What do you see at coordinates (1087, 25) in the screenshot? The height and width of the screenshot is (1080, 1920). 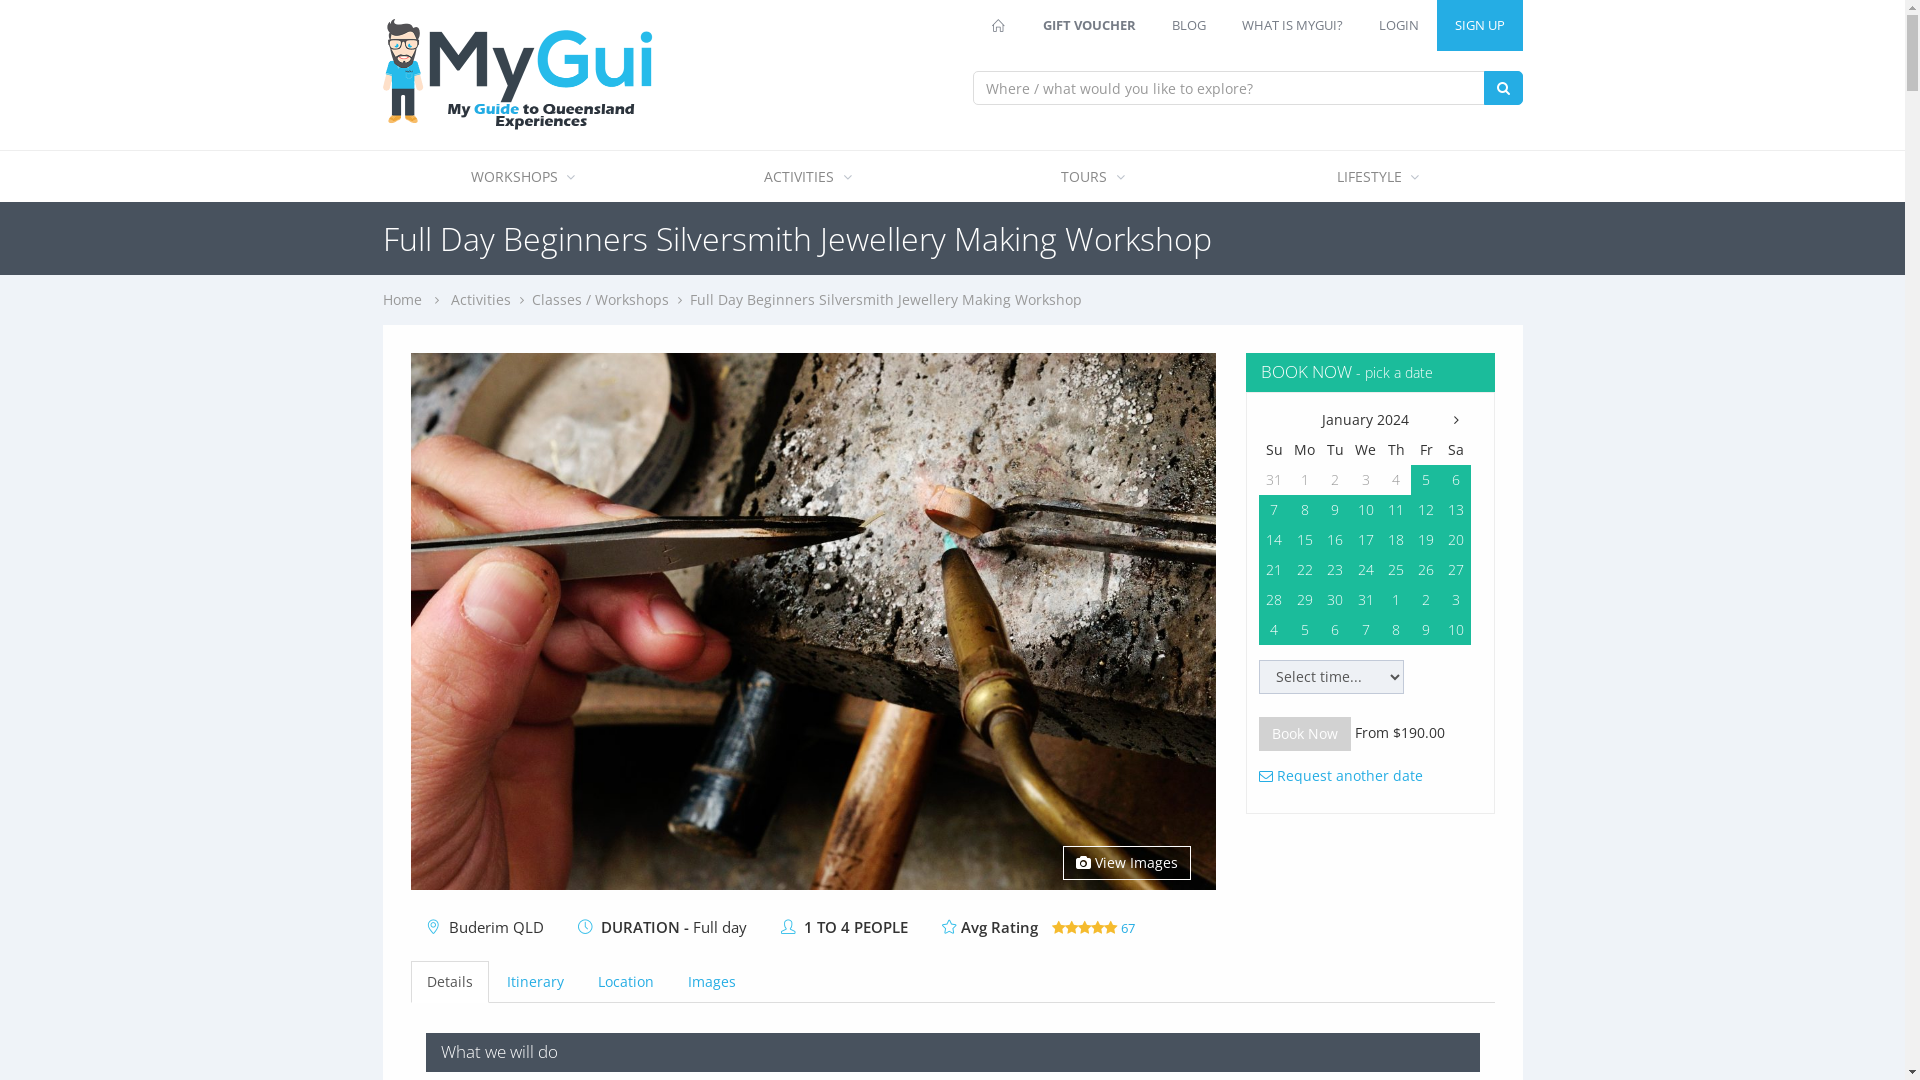 I see `'GIFT VOUCHER'` at bounding box center [1087, 25].